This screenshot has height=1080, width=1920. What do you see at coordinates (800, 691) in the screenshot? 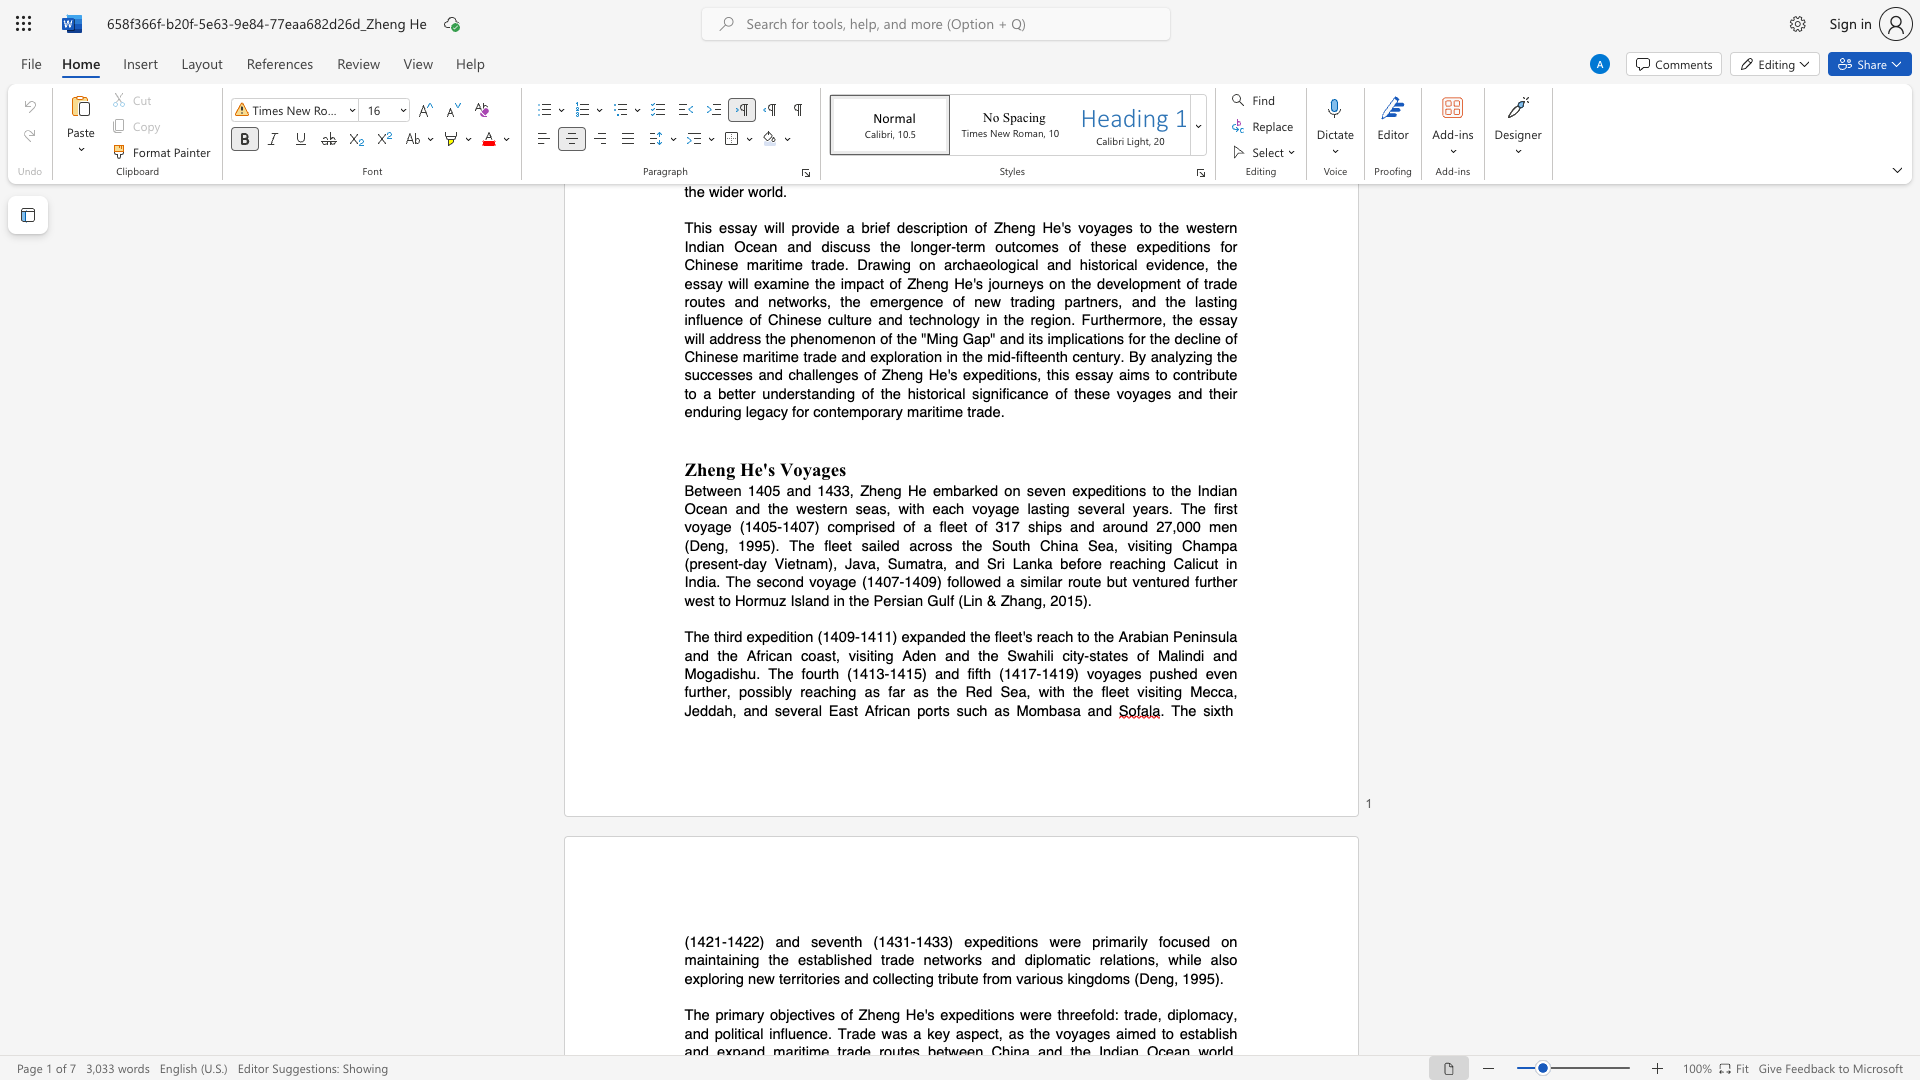
I see `the subset text "reac" within the text "possibly reaching"` at bounding box center [800, 691].